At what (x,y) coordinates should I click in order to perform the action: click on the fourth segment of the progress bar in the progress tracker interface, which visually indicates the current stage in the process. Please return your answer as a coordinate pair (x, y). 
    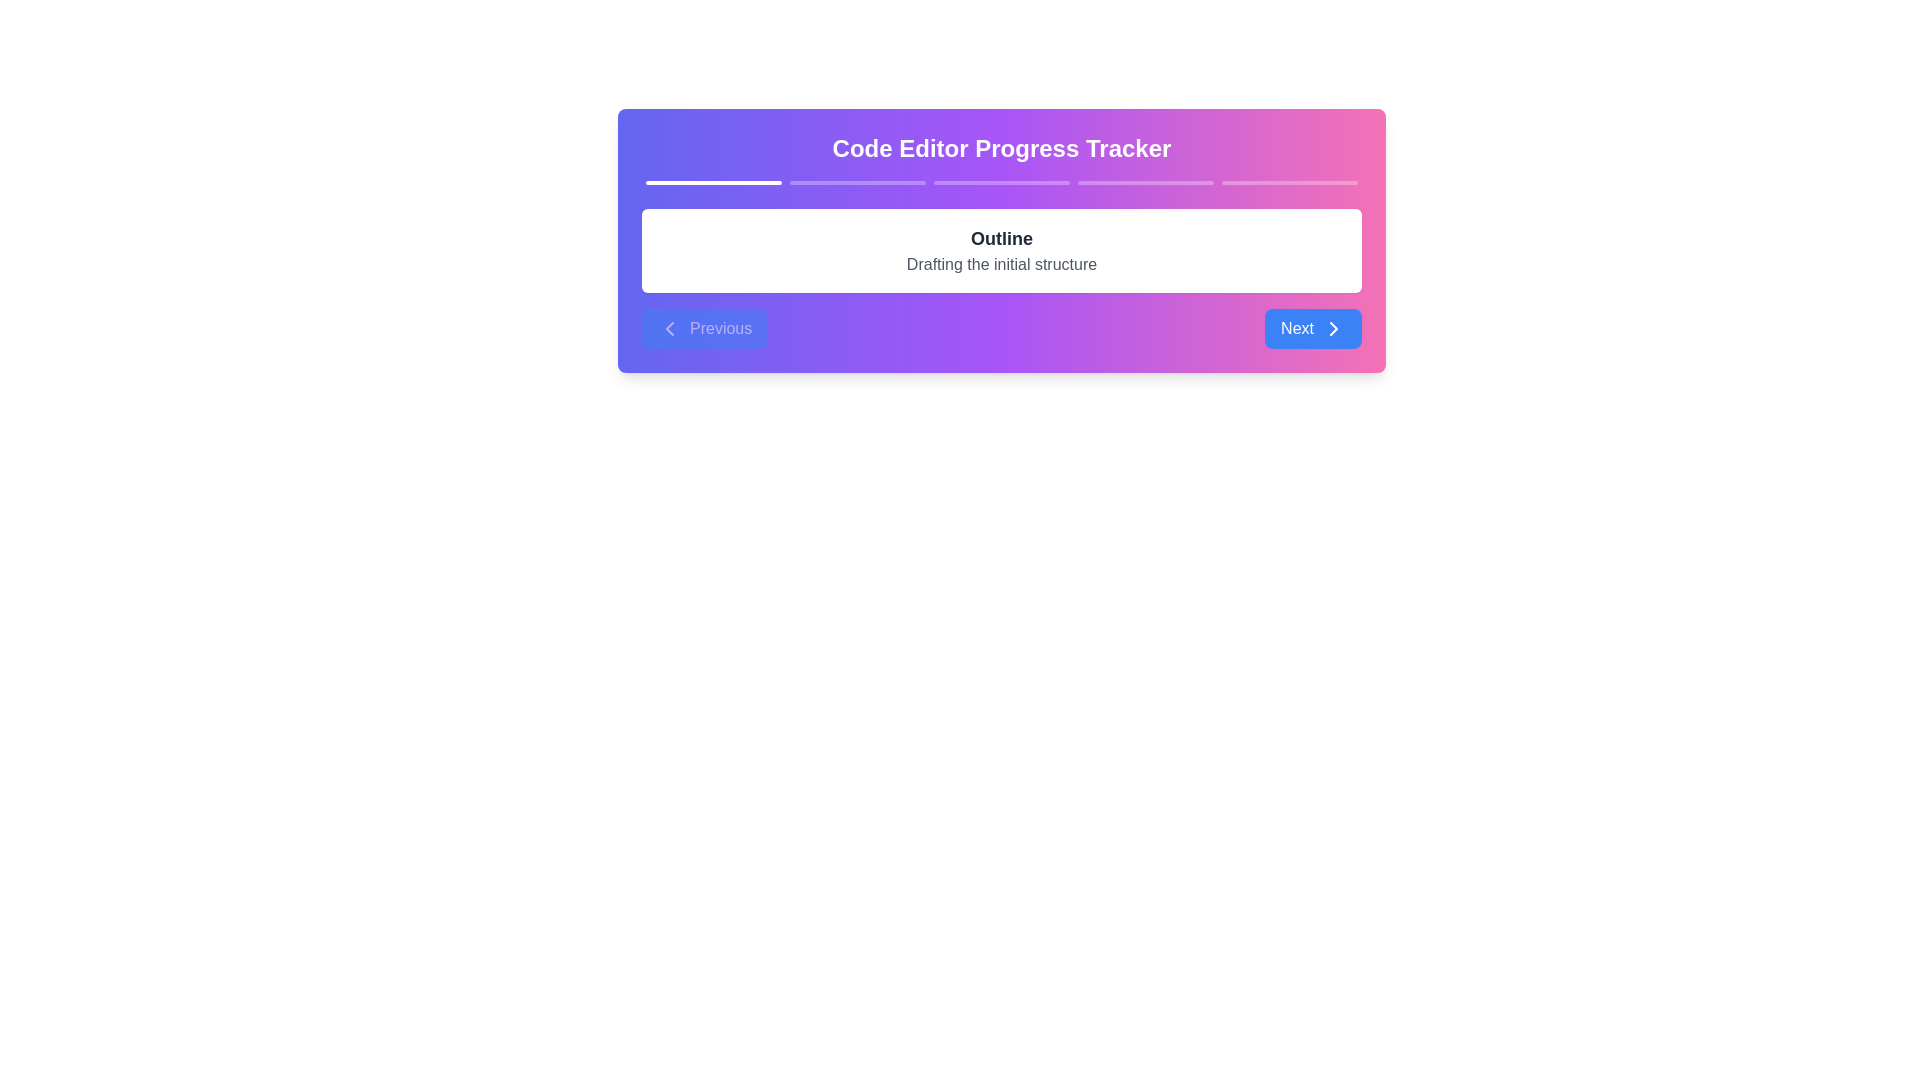
    Looking at the image, I should click on (1146, 182).